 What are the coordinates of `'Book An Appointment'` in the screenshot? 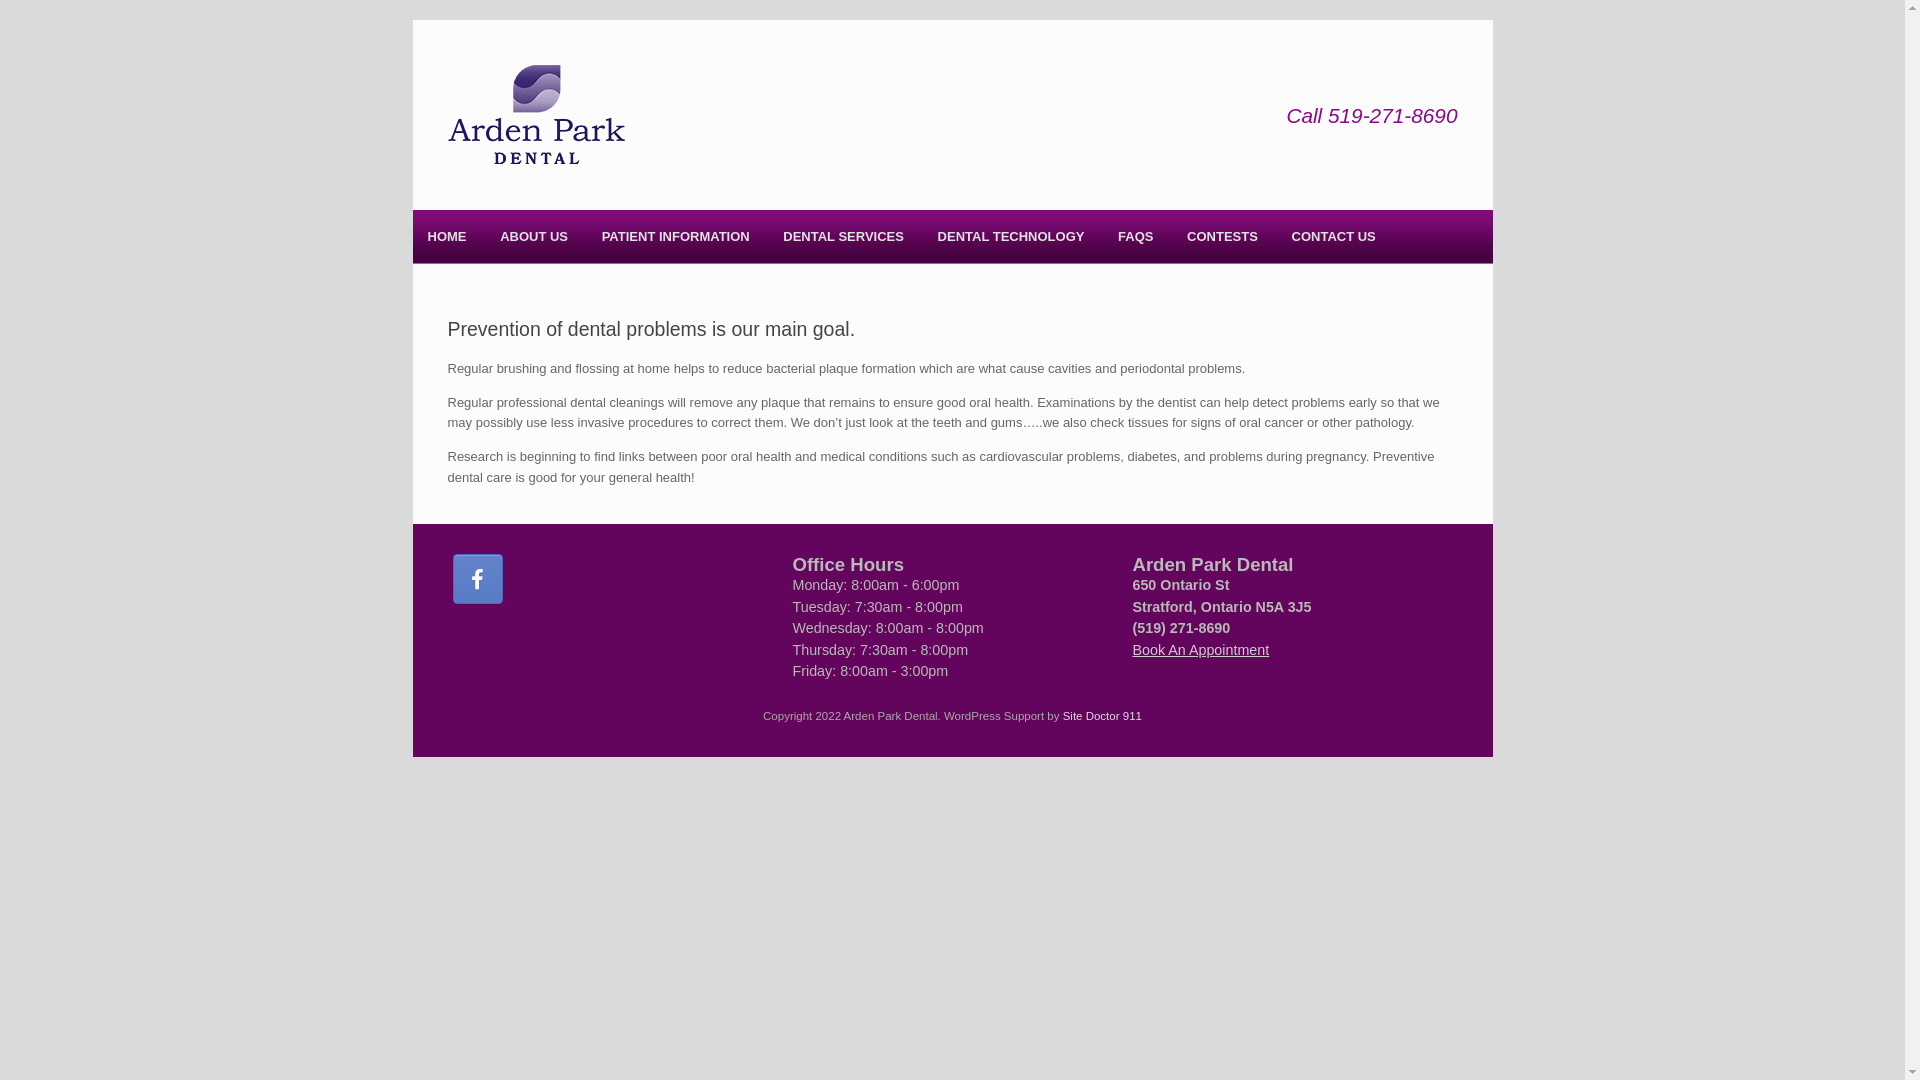 It's located at (1200, 650).